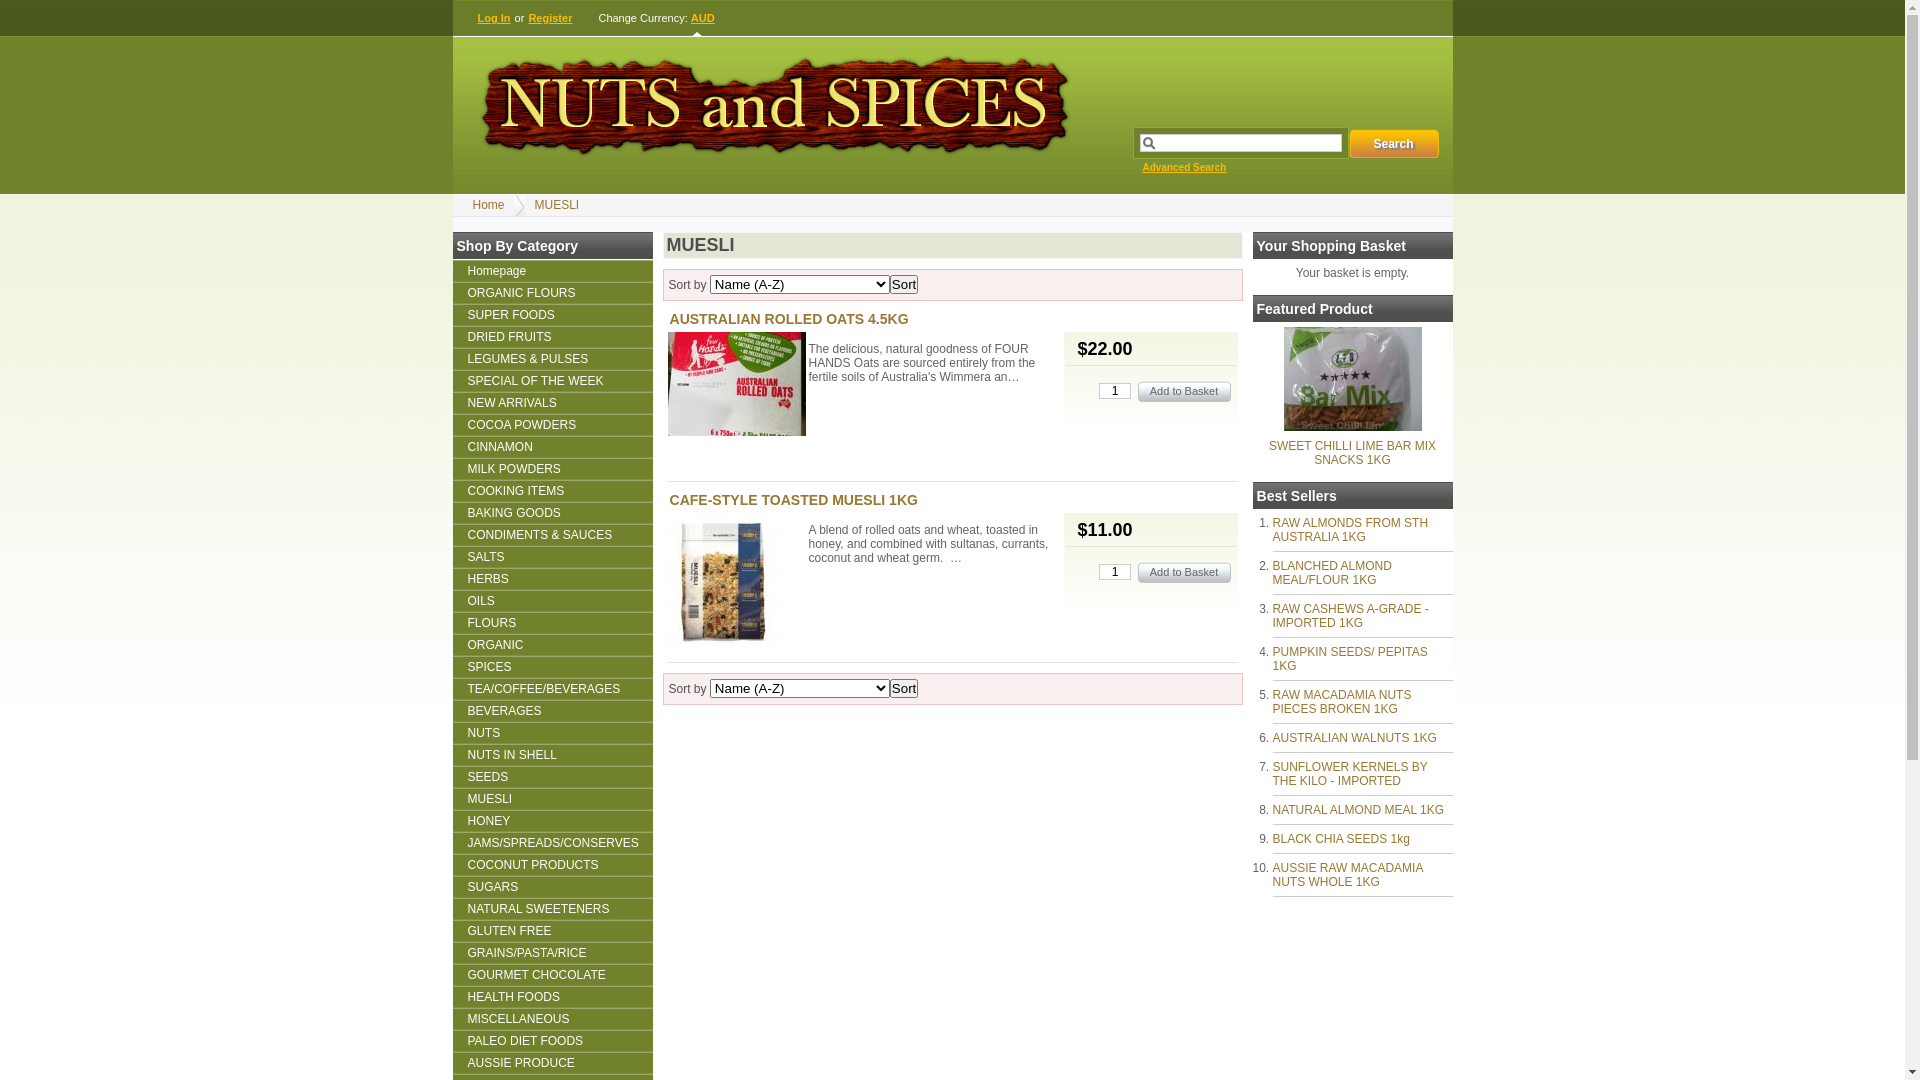 The height and width of the screenshot is (1080, 1920). Describe the element at coordinates (552, 863) in the screenshot. I see `'COCONUT PRODUCTS'` at that location.